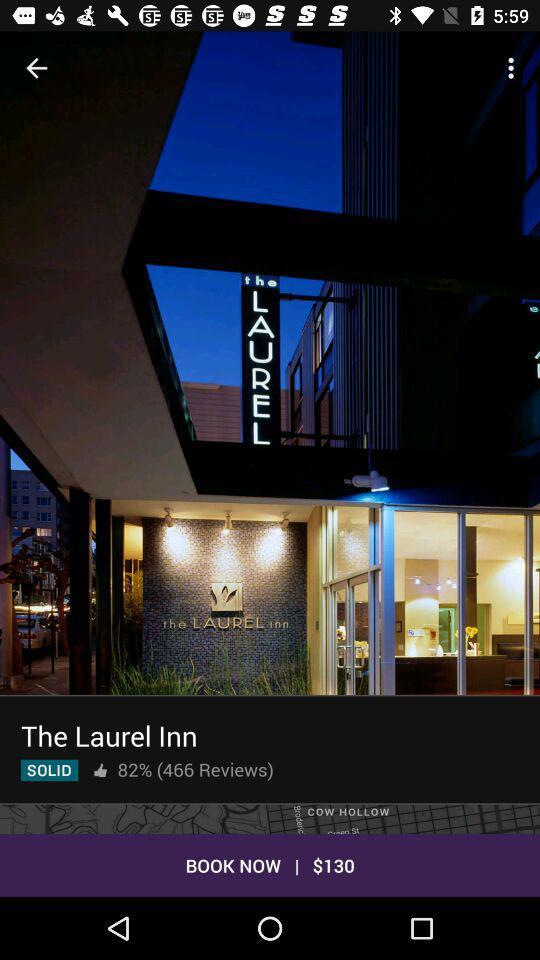  What do you see at coordinates (109, 734) in the screenshot?
I see `item above 82% (466 reviews) item` at bounding box center [109, 734].